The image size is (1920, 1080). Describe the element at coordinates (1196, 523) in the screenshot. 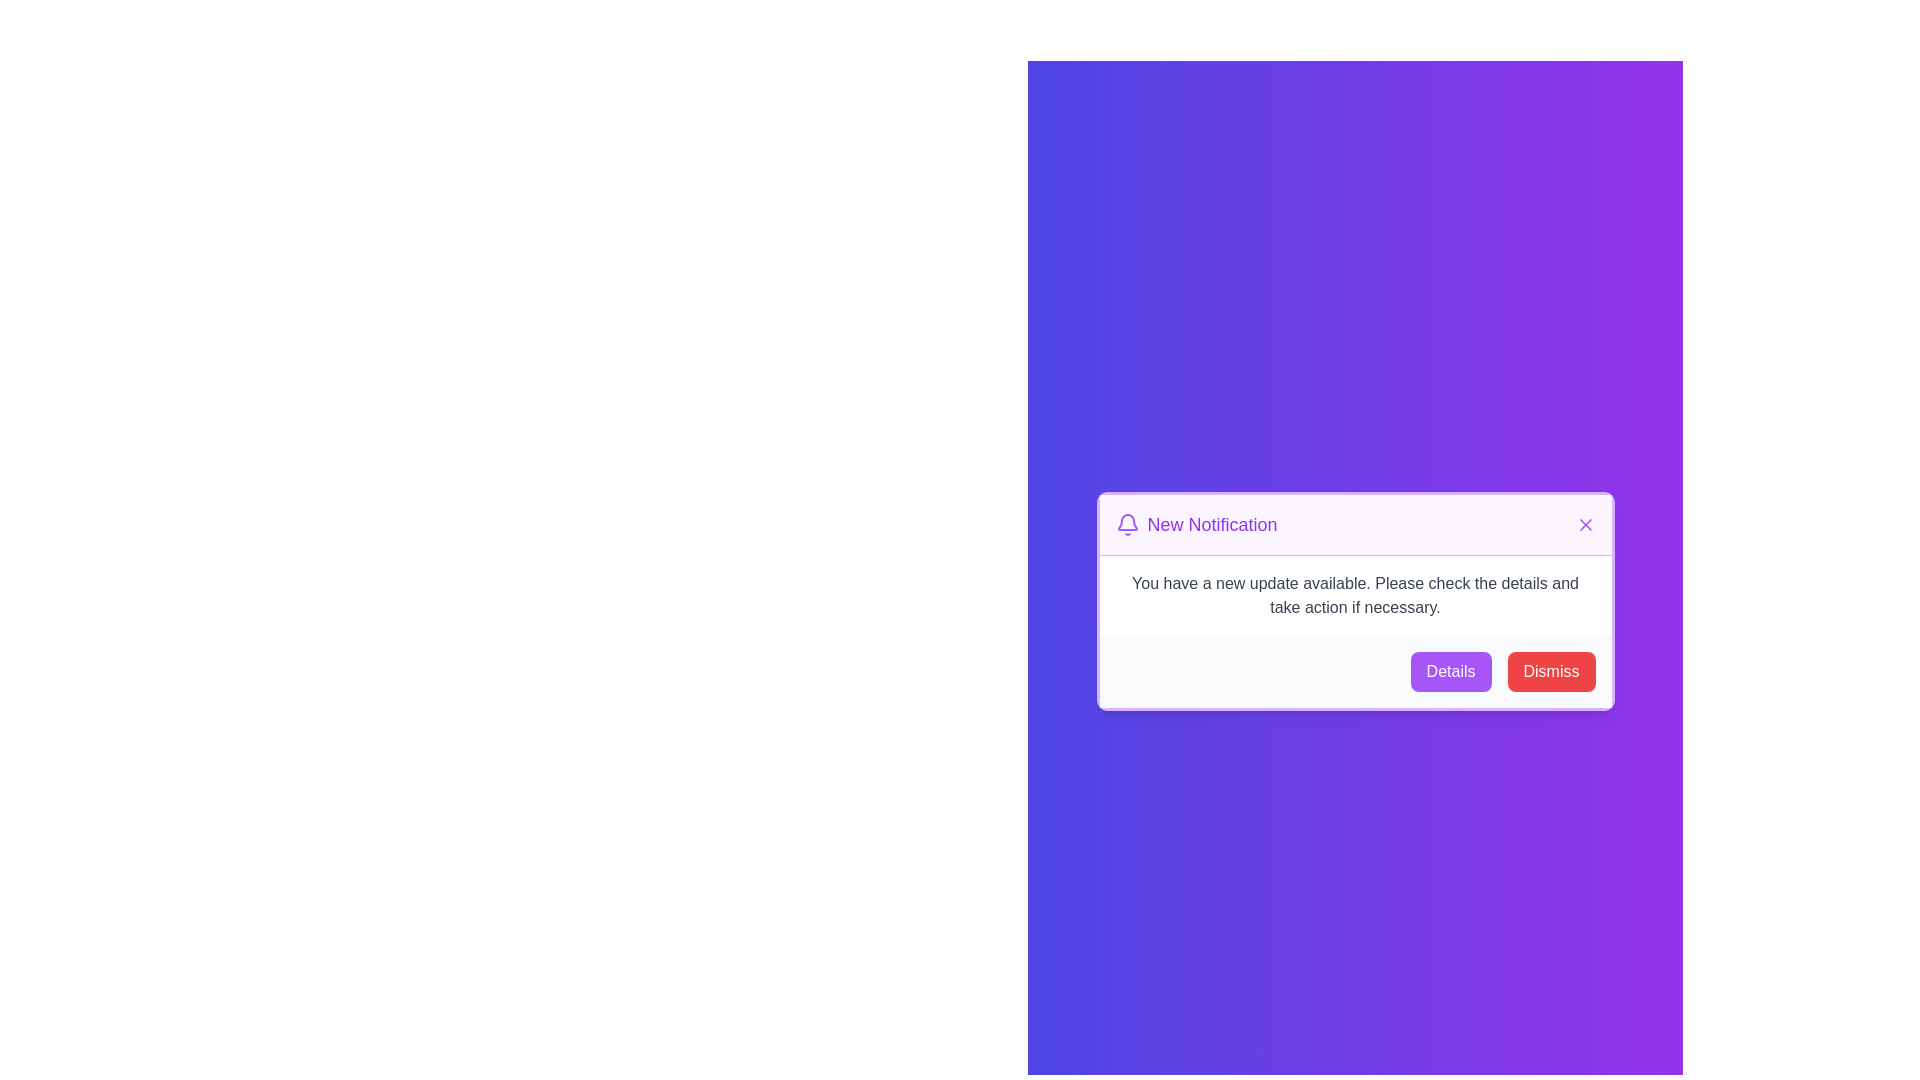

I see `the combined icon and text label in the notification header that indicates a new message or update, which is located to the left of the header bar's center with a purple background` at that location.